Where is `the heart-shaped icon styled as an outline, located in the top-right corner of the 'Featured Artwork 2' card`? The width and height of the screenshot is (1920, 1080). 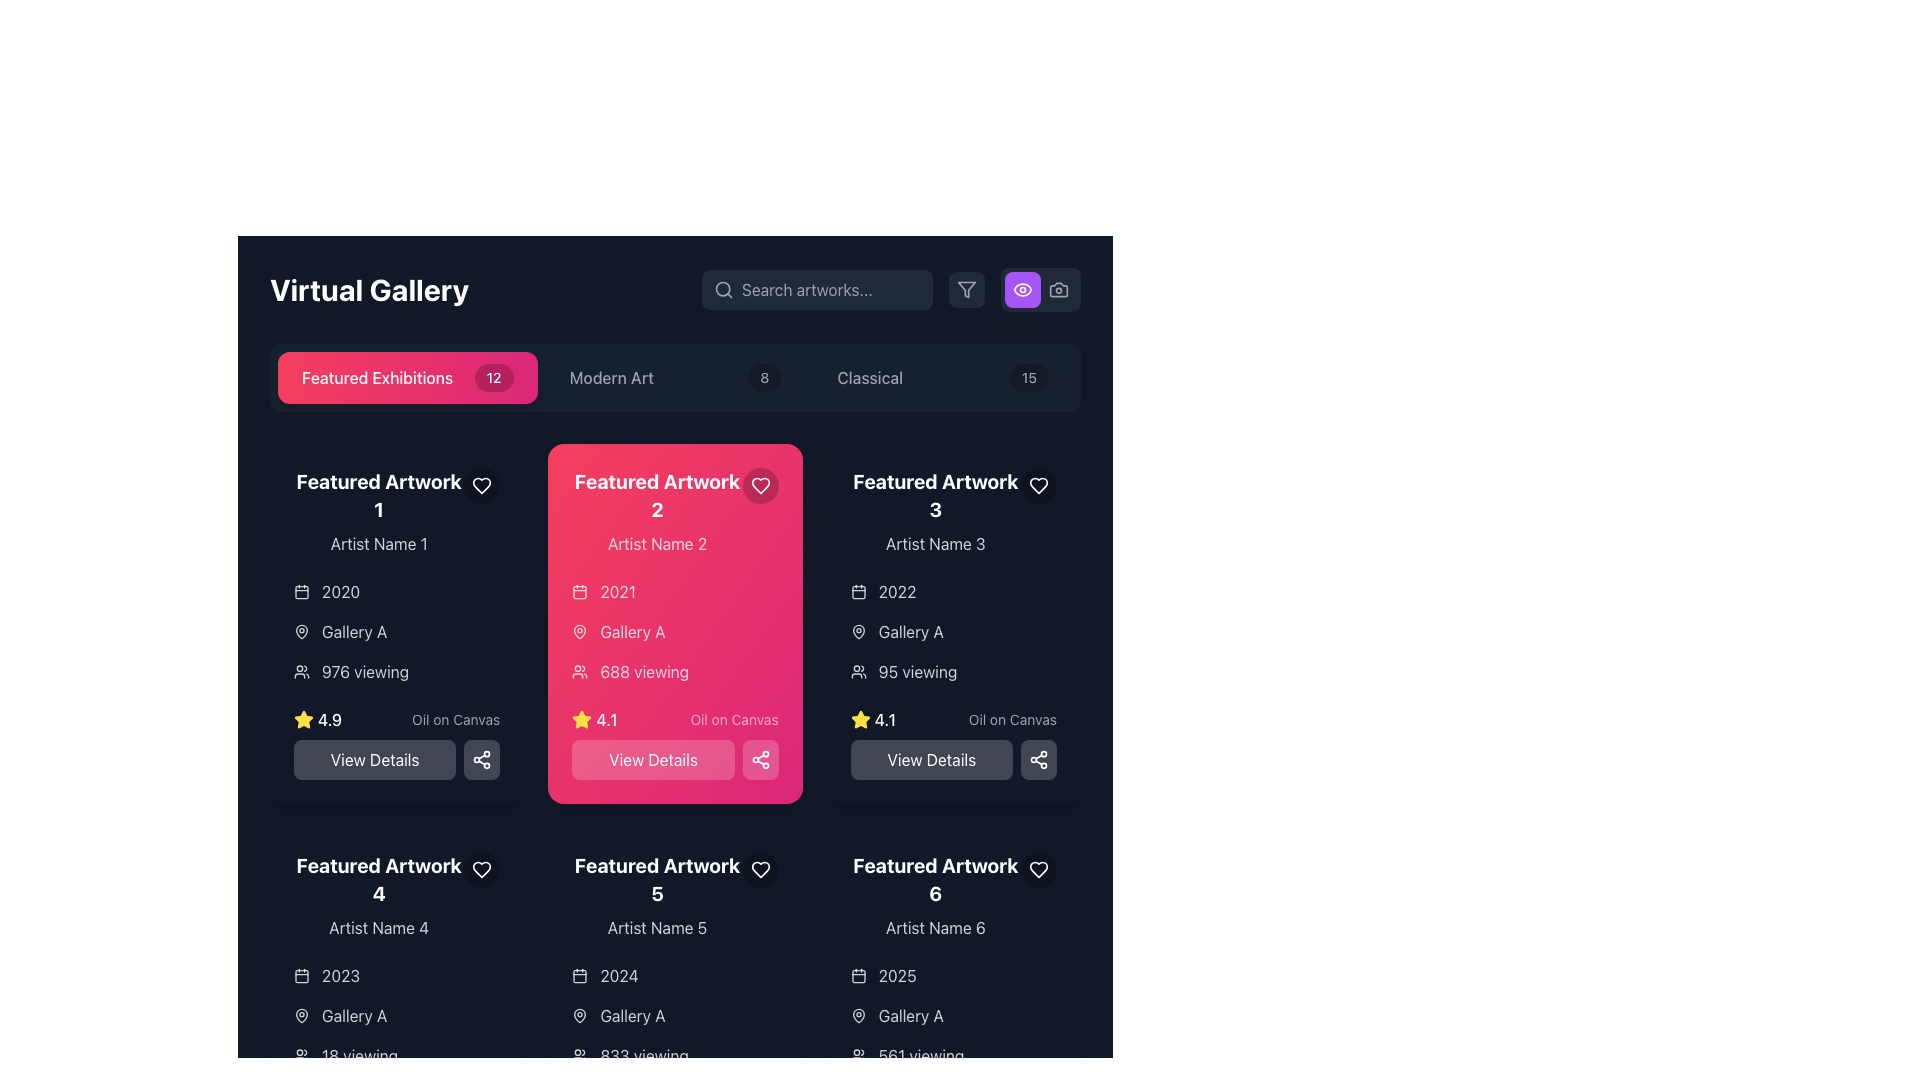 the heart-shaped icon styled as an outline, located in the top-right corner of the 'Featured Artwork 2' card is located at coordinates (759, 869).